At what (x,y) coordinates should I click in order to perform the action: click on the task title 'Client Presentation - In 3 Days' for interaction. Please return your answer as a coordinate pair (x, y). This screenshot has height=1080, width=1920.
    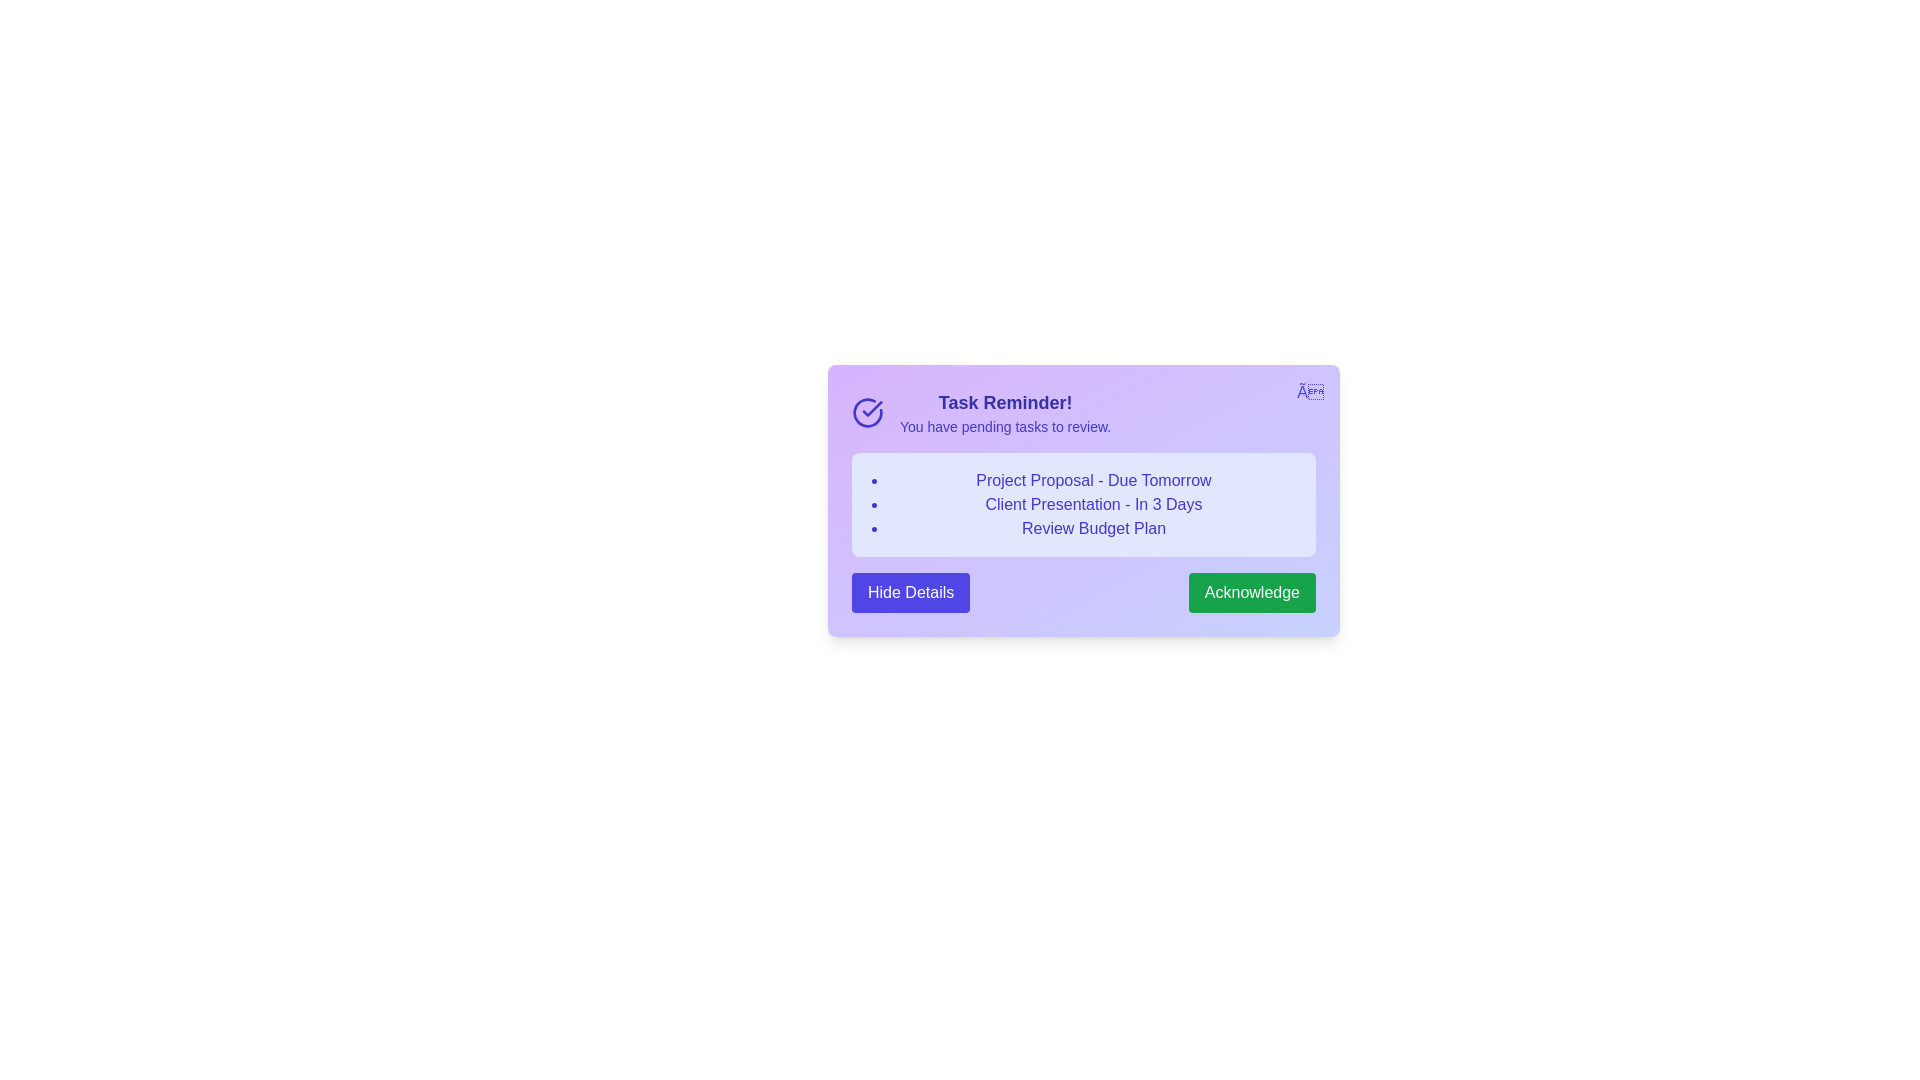
    Looking at the image, I should click on (1093, 504).